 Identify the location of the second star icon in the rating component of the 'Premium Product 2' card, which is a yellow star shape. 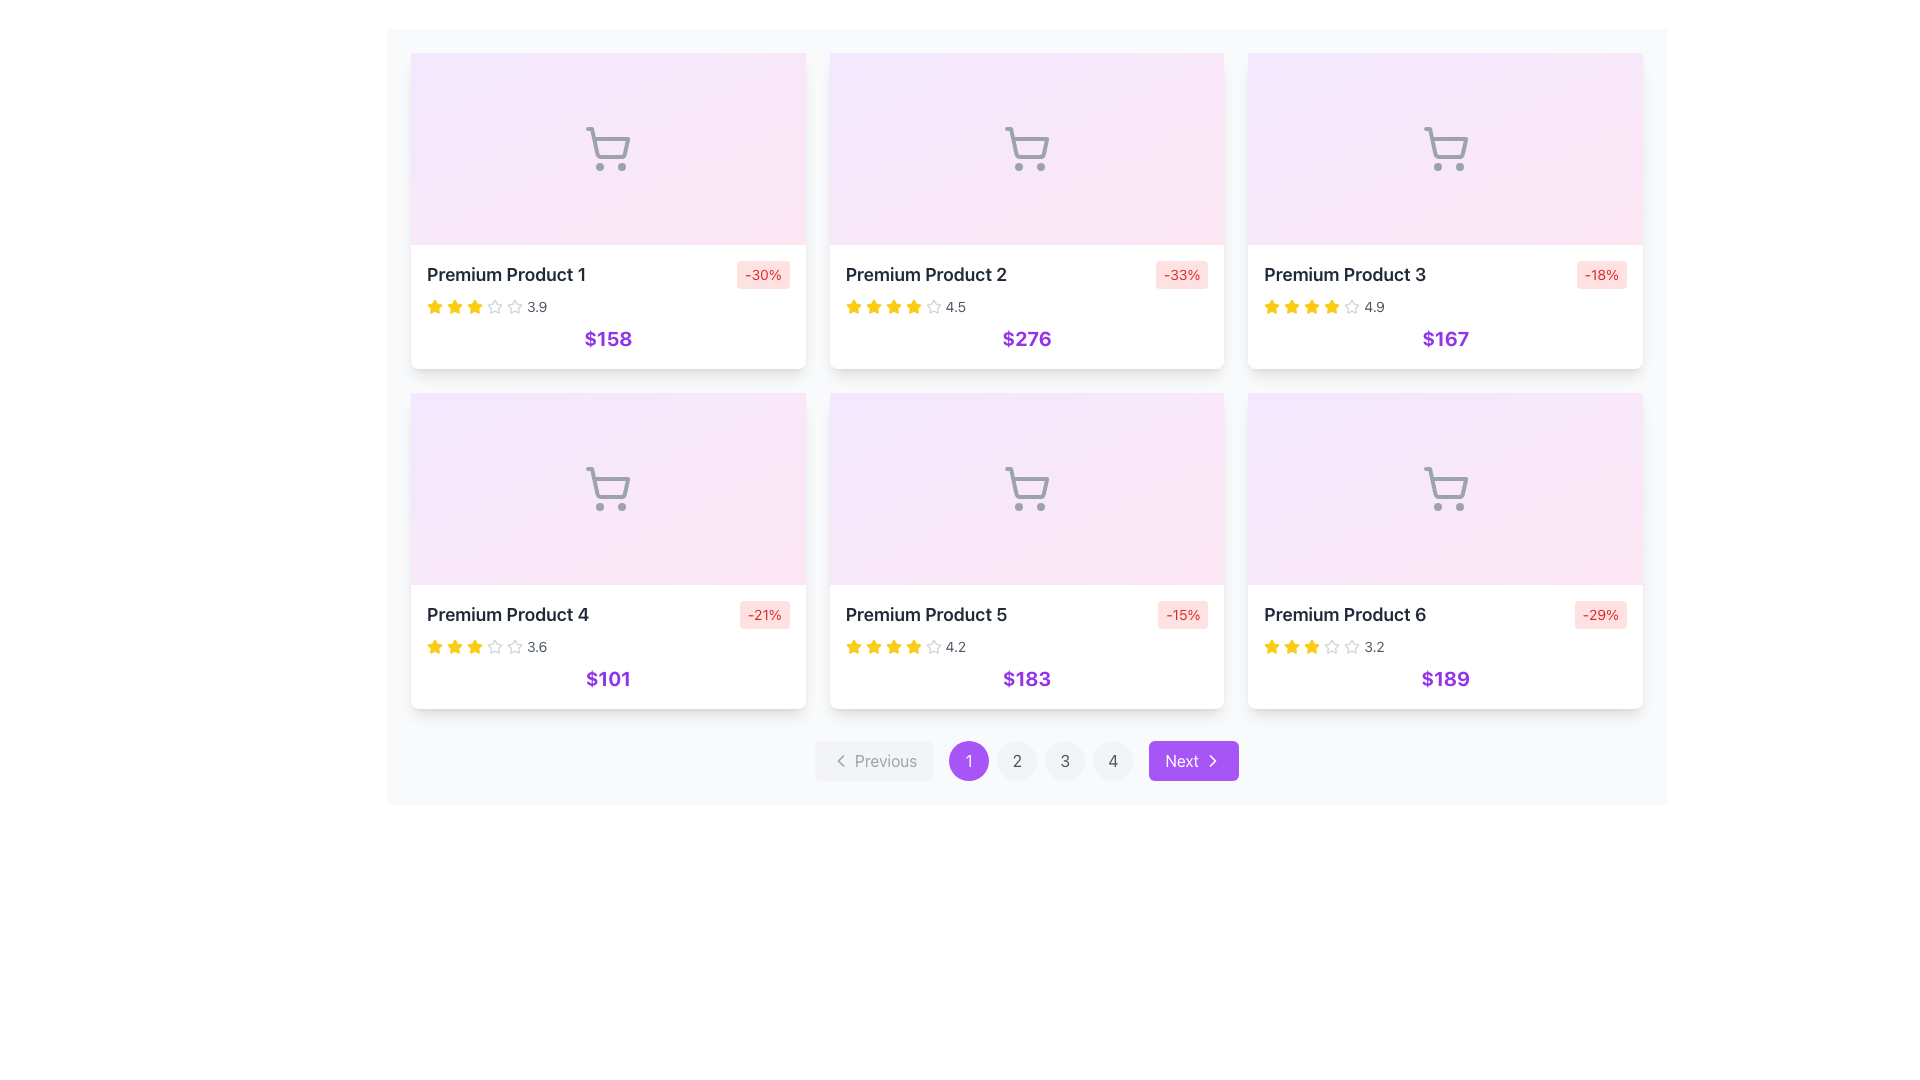
(912, 306).